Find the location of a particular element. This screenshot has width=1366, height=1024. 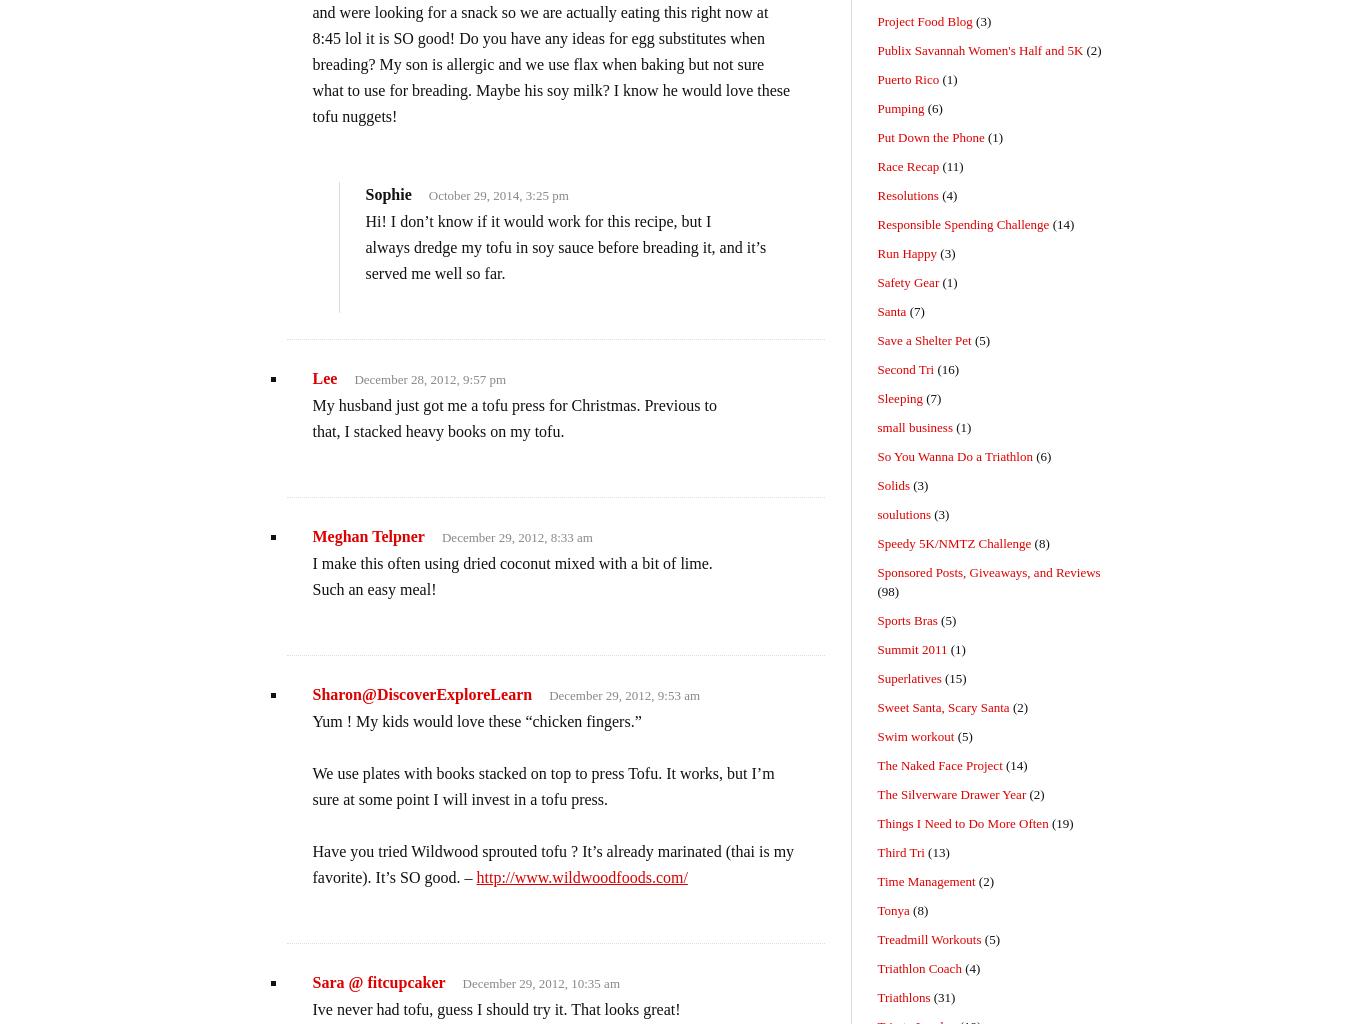

'Sponsored Posts, Giveaways, and Reviews' is located at coordinates (988, 571).